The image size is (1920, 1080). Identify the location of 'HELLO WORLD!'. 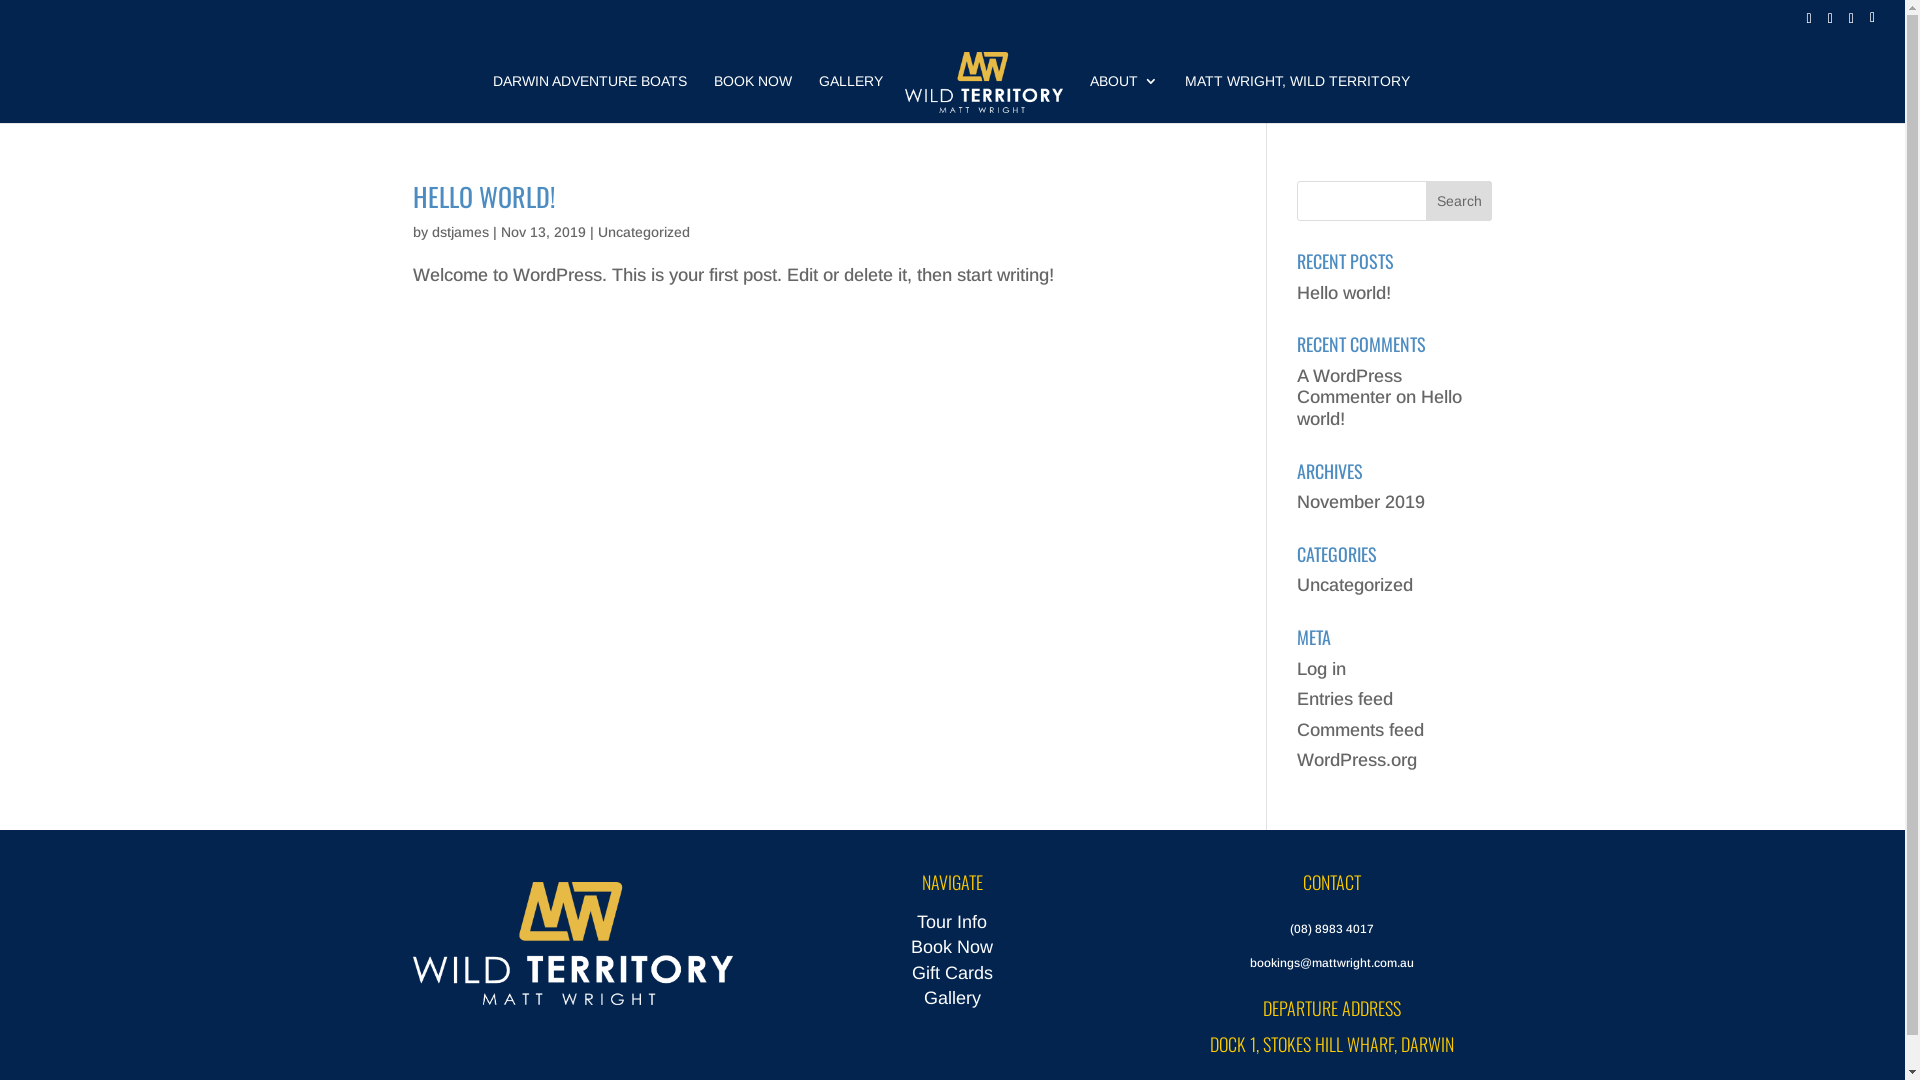
(411, 196).